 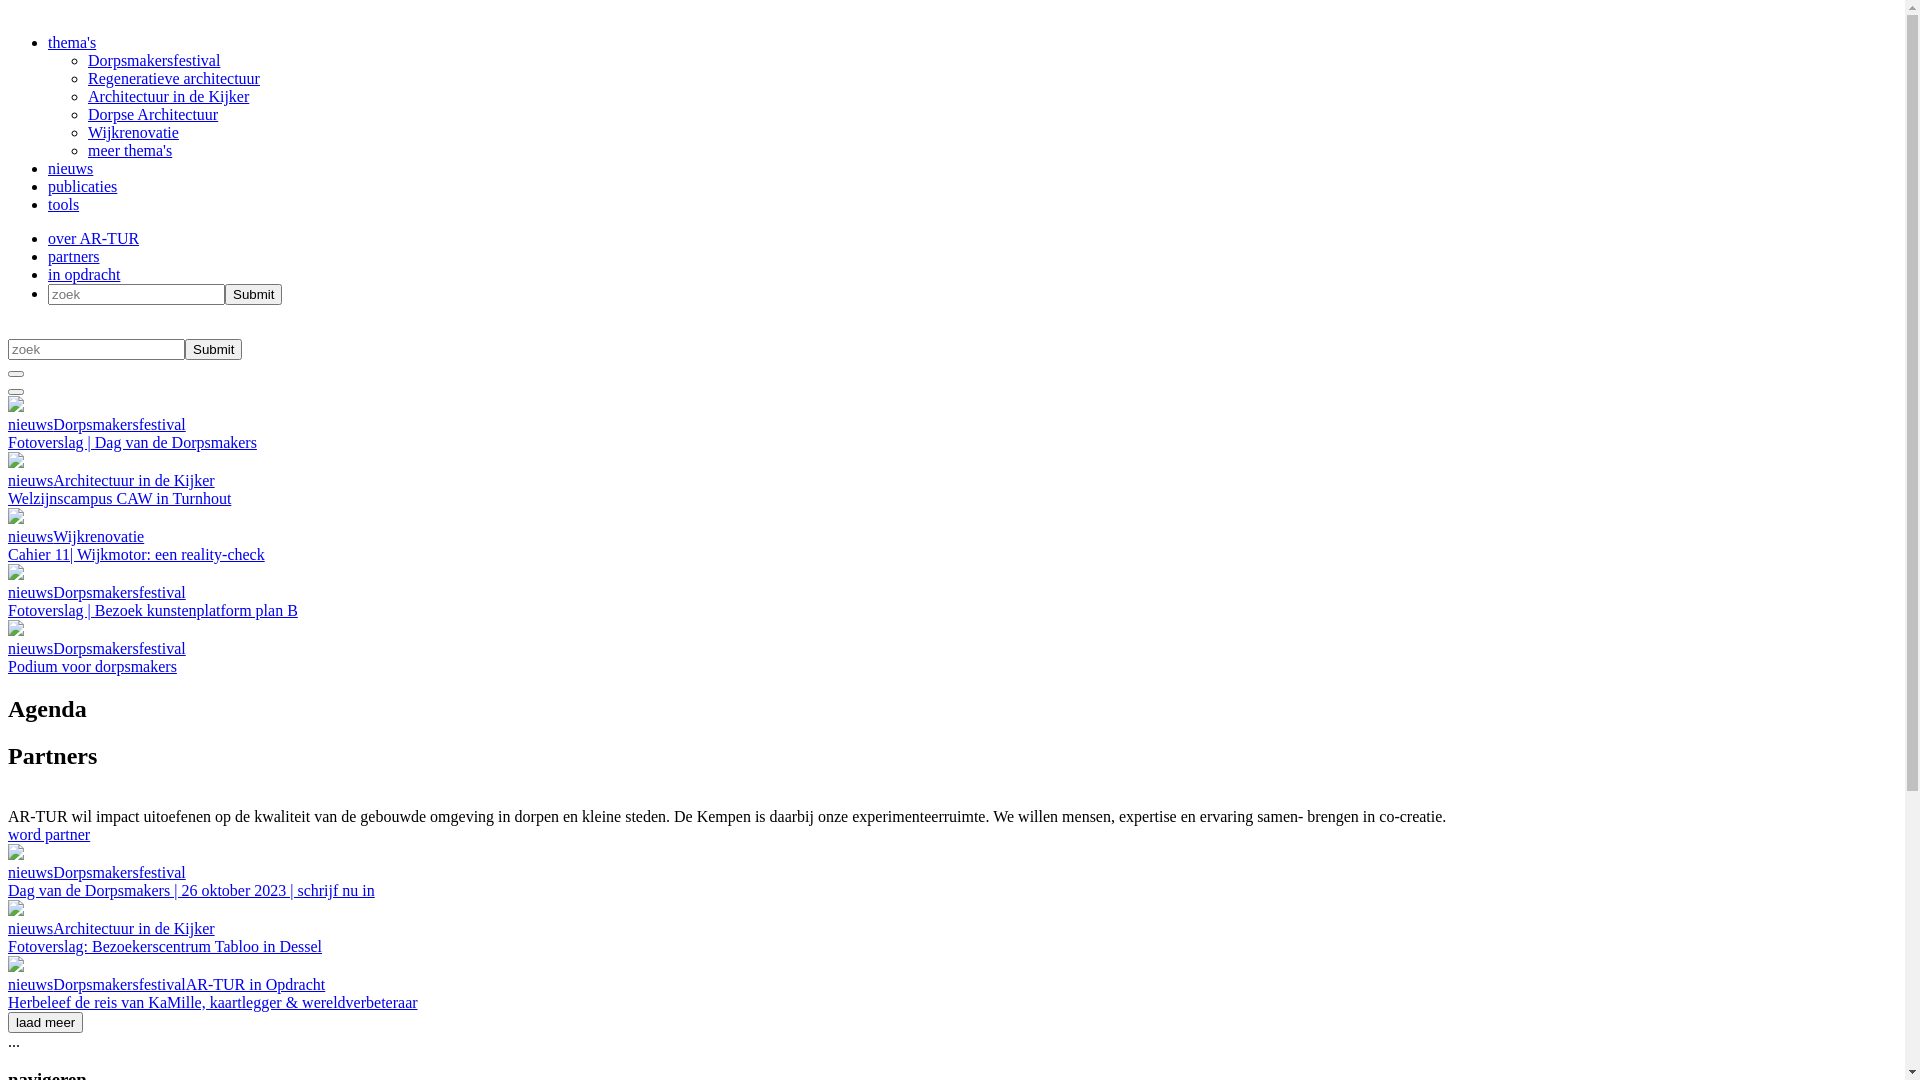 I want to click on 'over AR-TUR', so click(x=48, y=237).